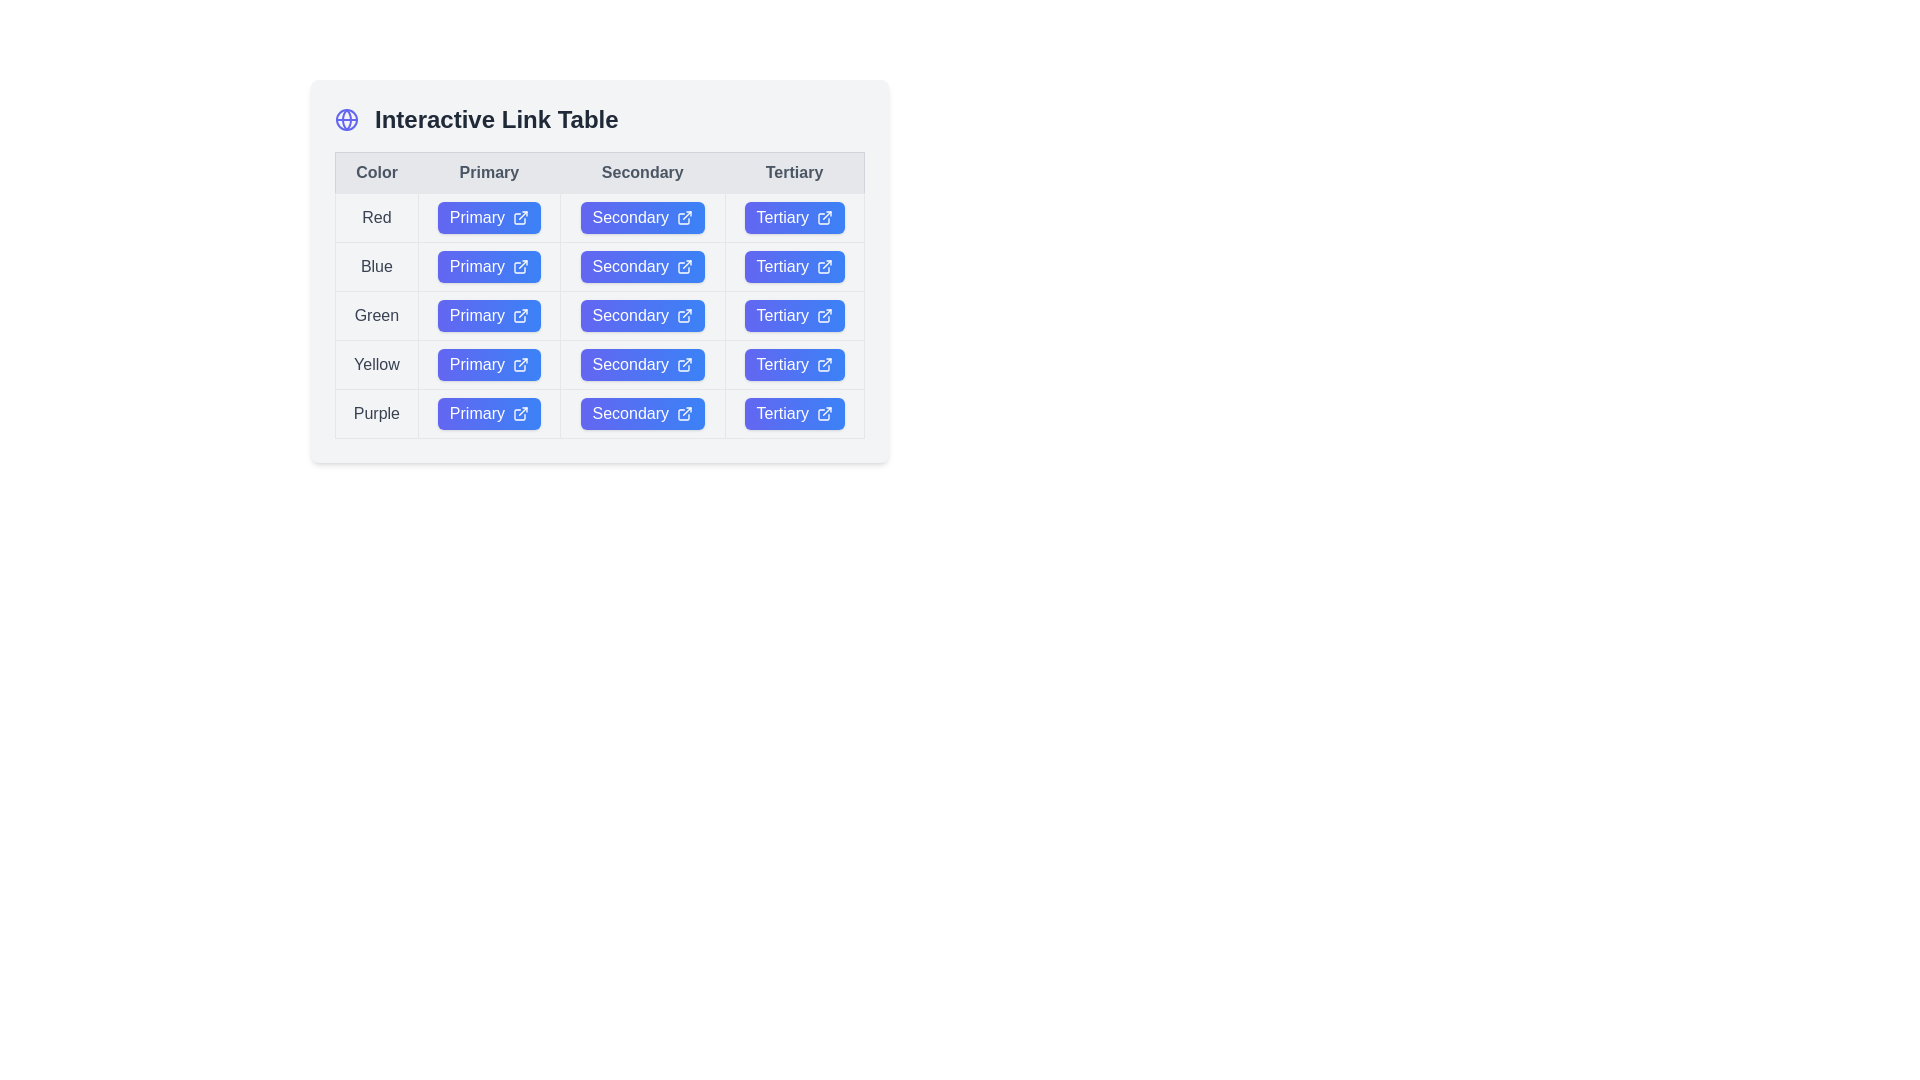  I want to click on the button with external link icon located in the 'Secondary' column of the 'Interactive Link Table' under the row labeled 'Blue', so click(642, 265).